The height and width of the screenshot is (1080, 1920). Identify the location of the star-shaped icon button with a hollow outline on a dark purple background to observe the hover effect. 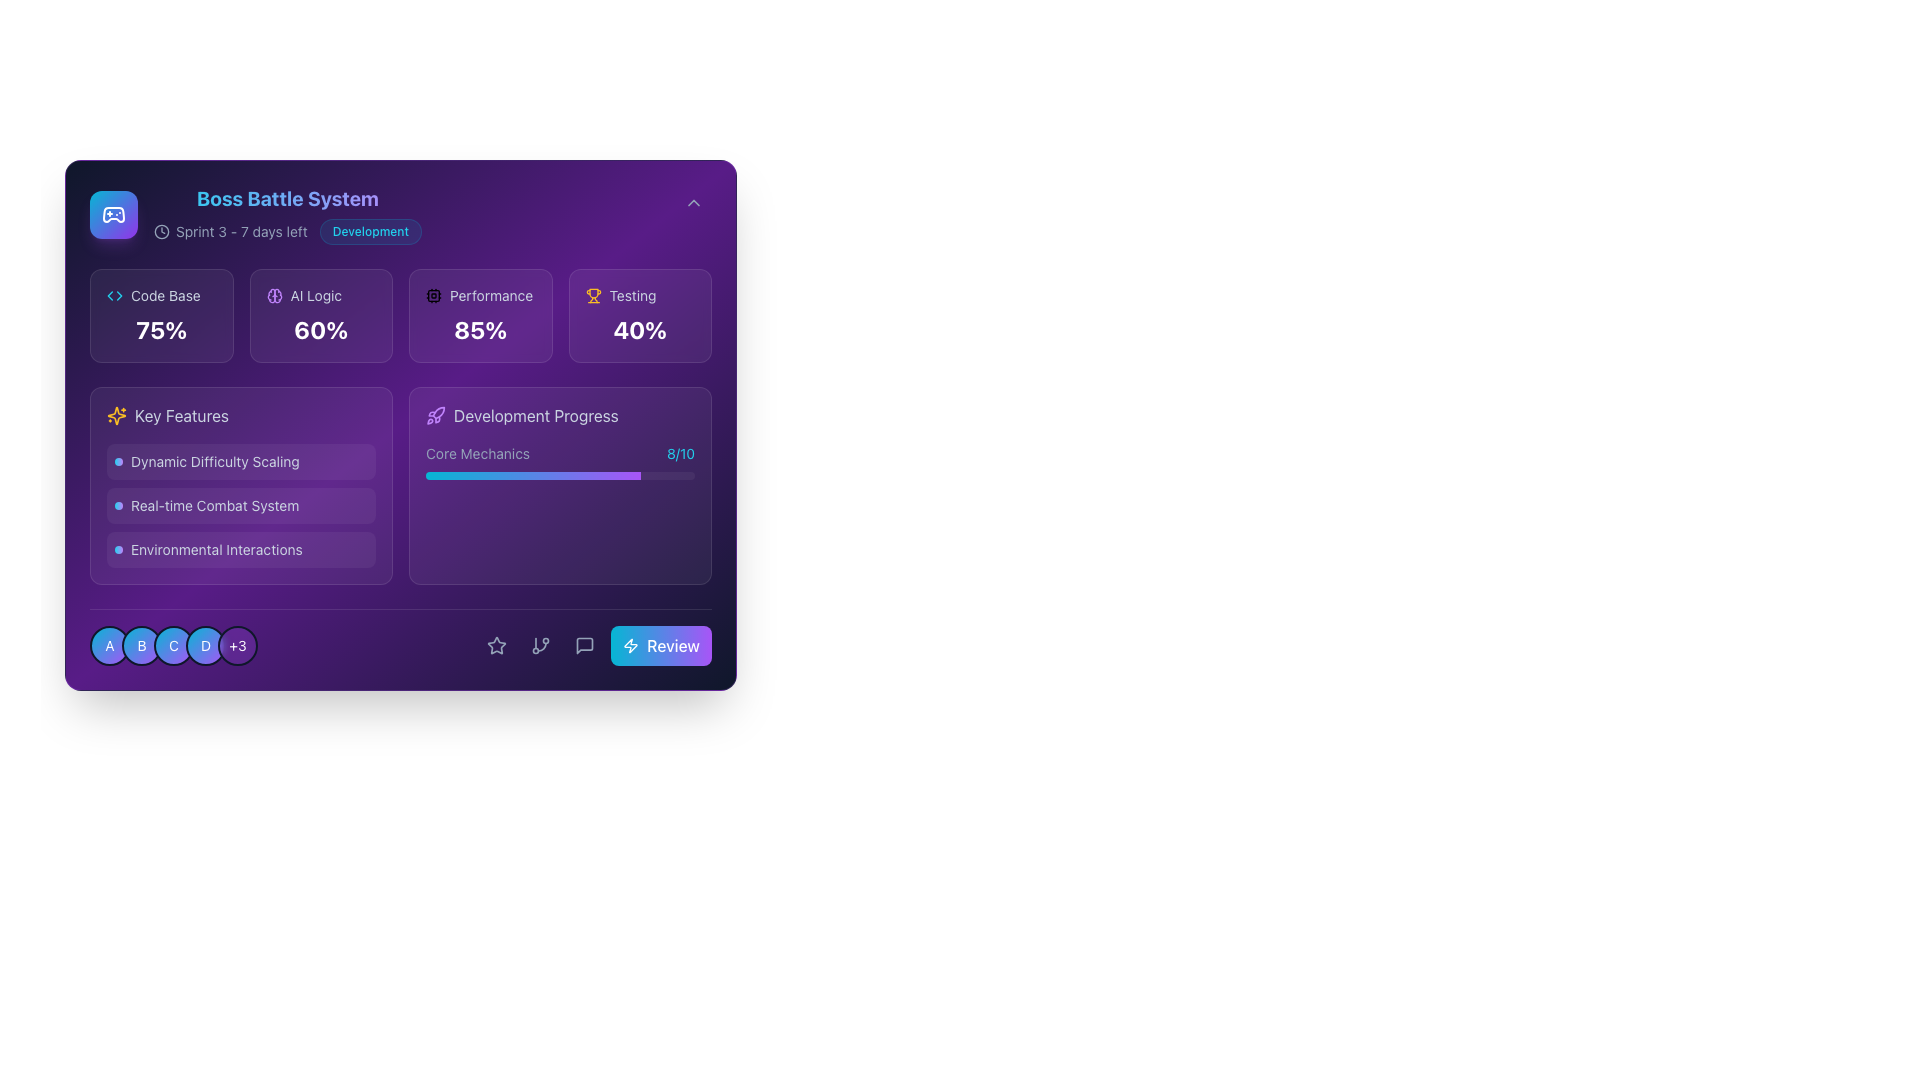
(497, 645).